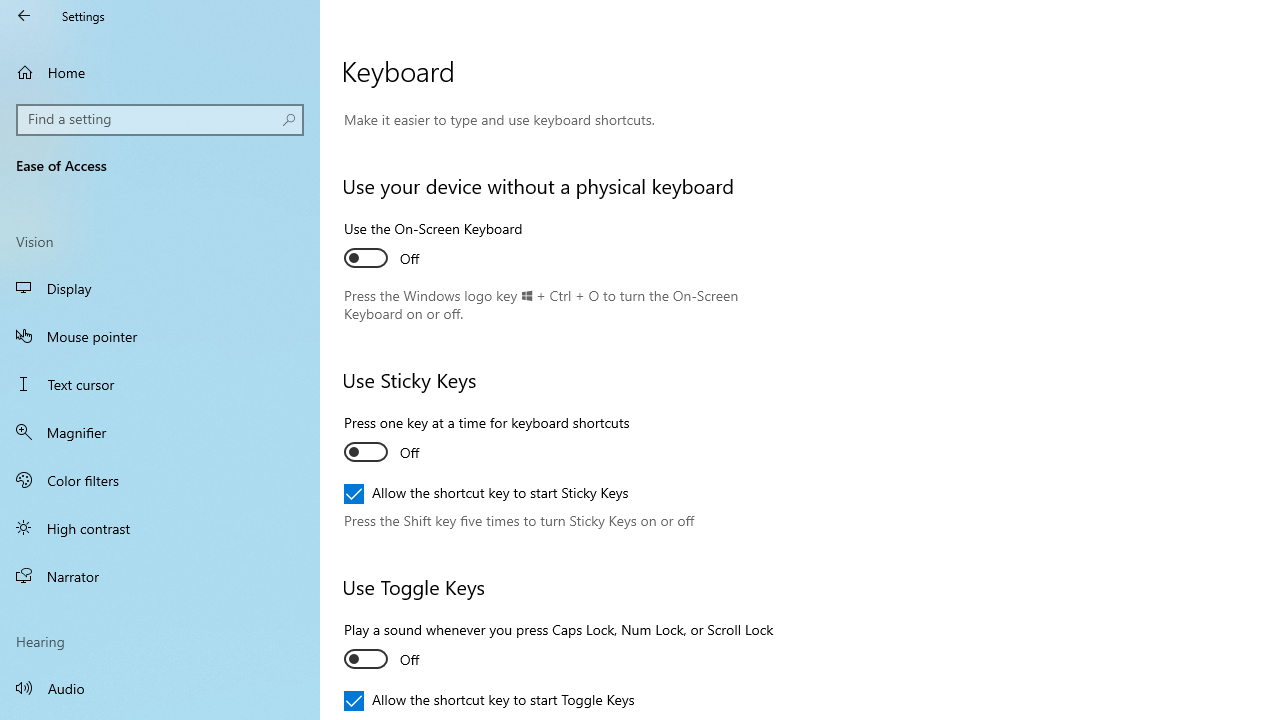 This screenshot has height=720, width=1280. I want to click on 'Allow the shortcut key to start Toggle Keys', so click(489, 699).